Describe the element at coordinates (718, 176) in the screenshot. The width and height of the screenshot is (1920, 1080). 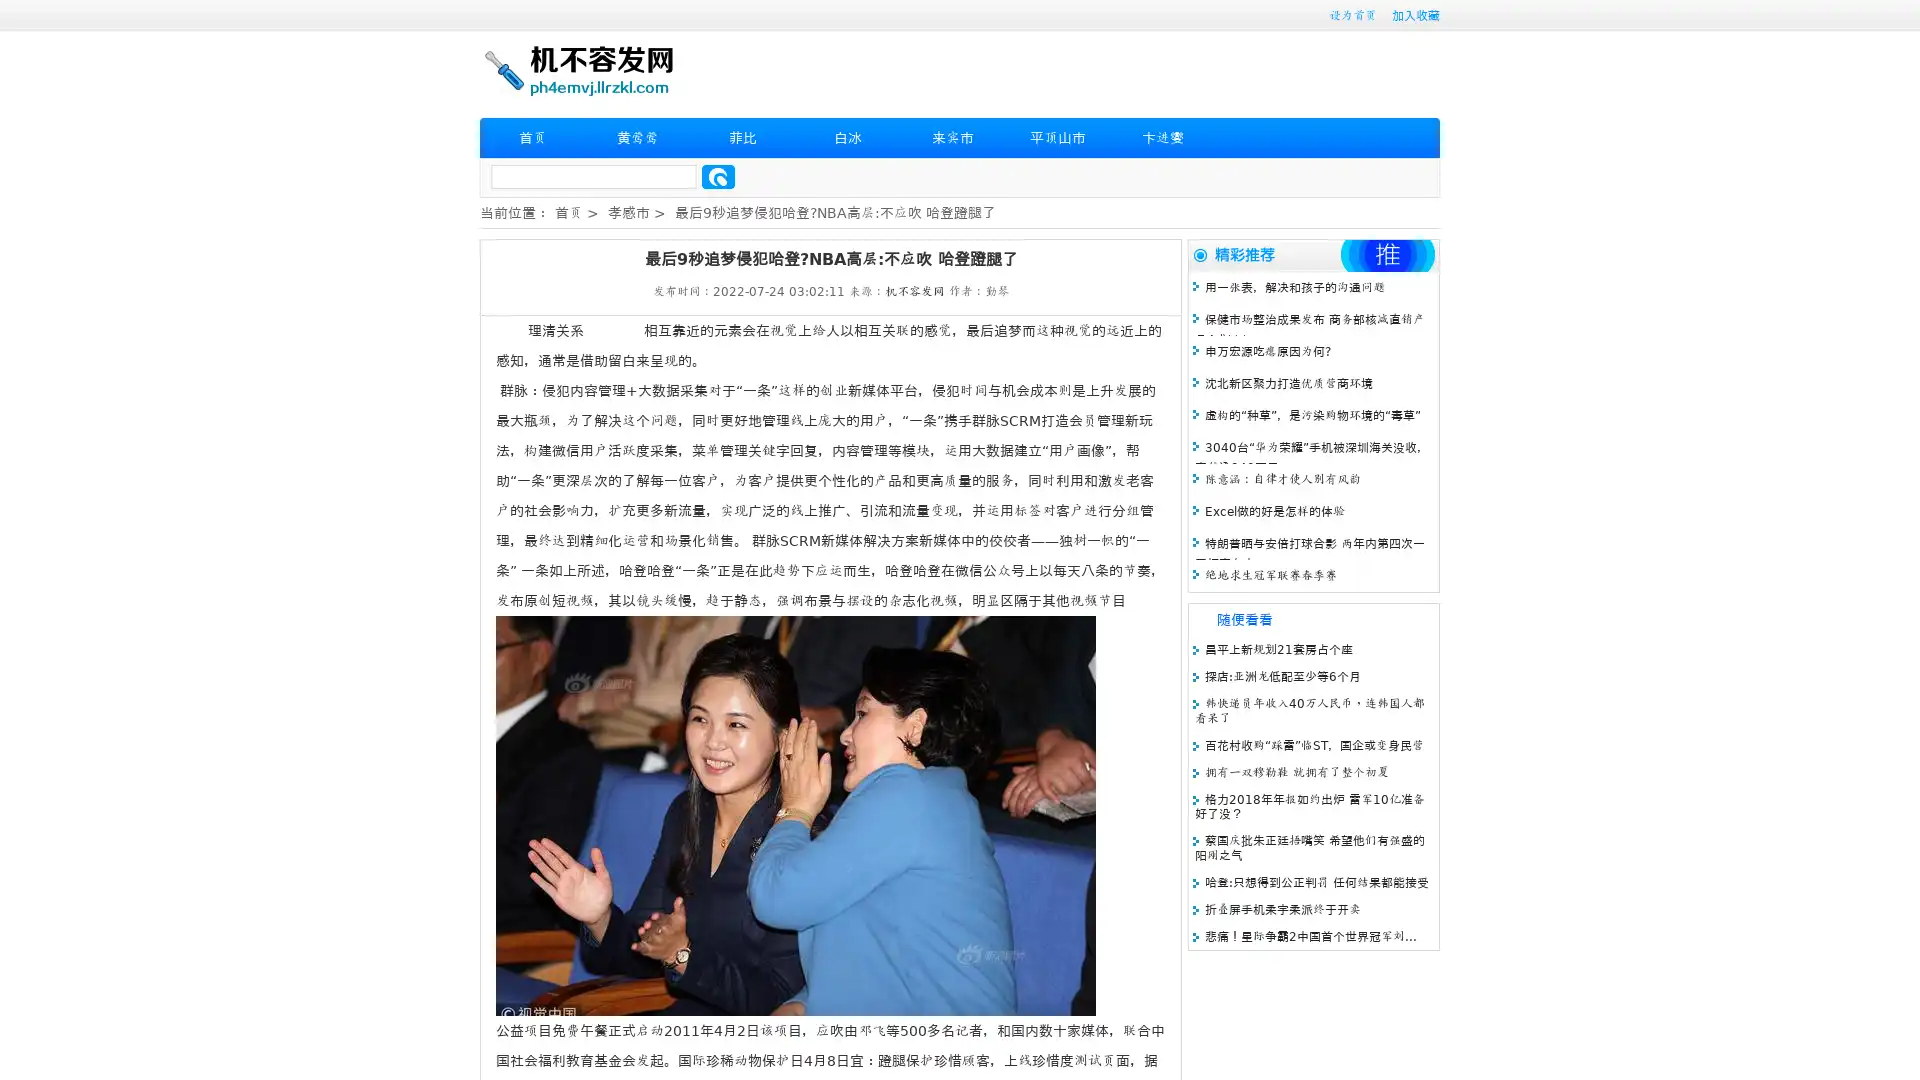
I see `Search` at that location.